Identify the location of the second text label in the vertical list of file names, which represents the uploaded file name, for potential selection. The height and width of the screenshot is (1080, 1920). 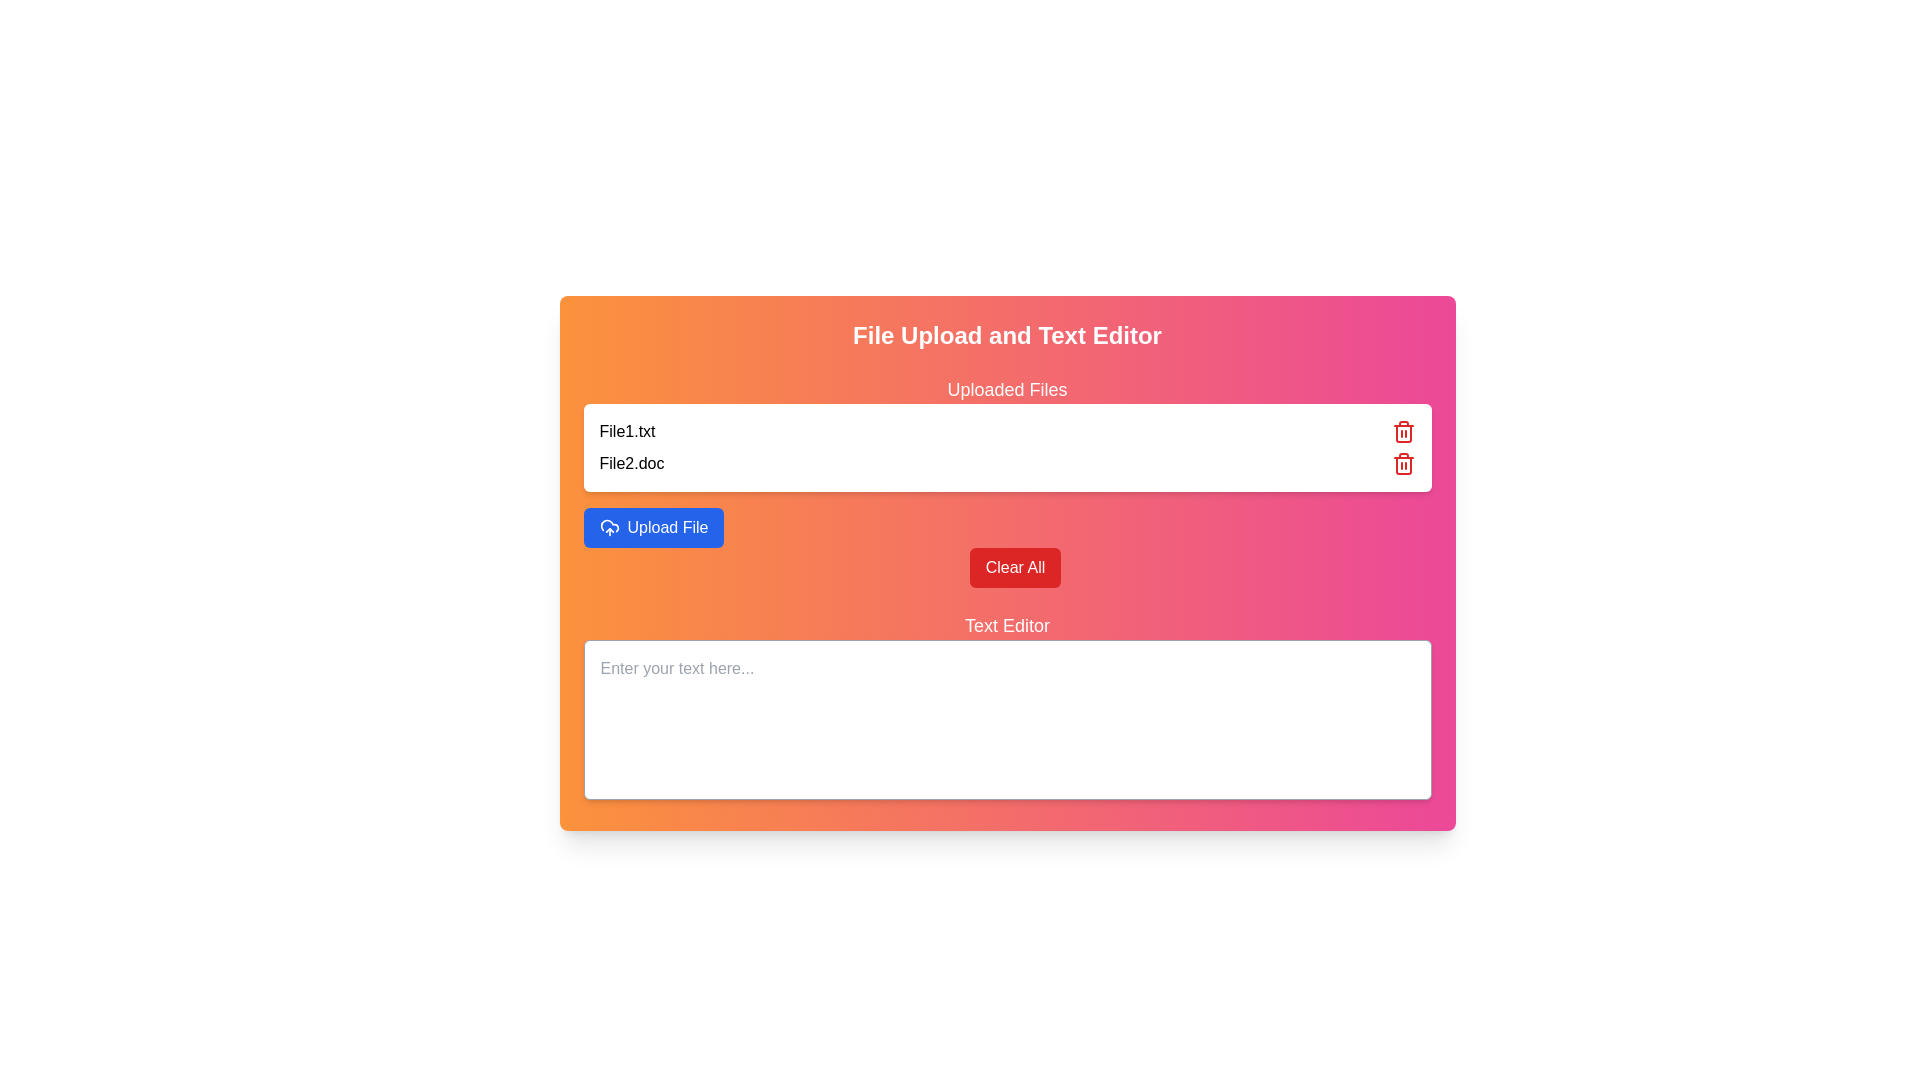
(630, 463).